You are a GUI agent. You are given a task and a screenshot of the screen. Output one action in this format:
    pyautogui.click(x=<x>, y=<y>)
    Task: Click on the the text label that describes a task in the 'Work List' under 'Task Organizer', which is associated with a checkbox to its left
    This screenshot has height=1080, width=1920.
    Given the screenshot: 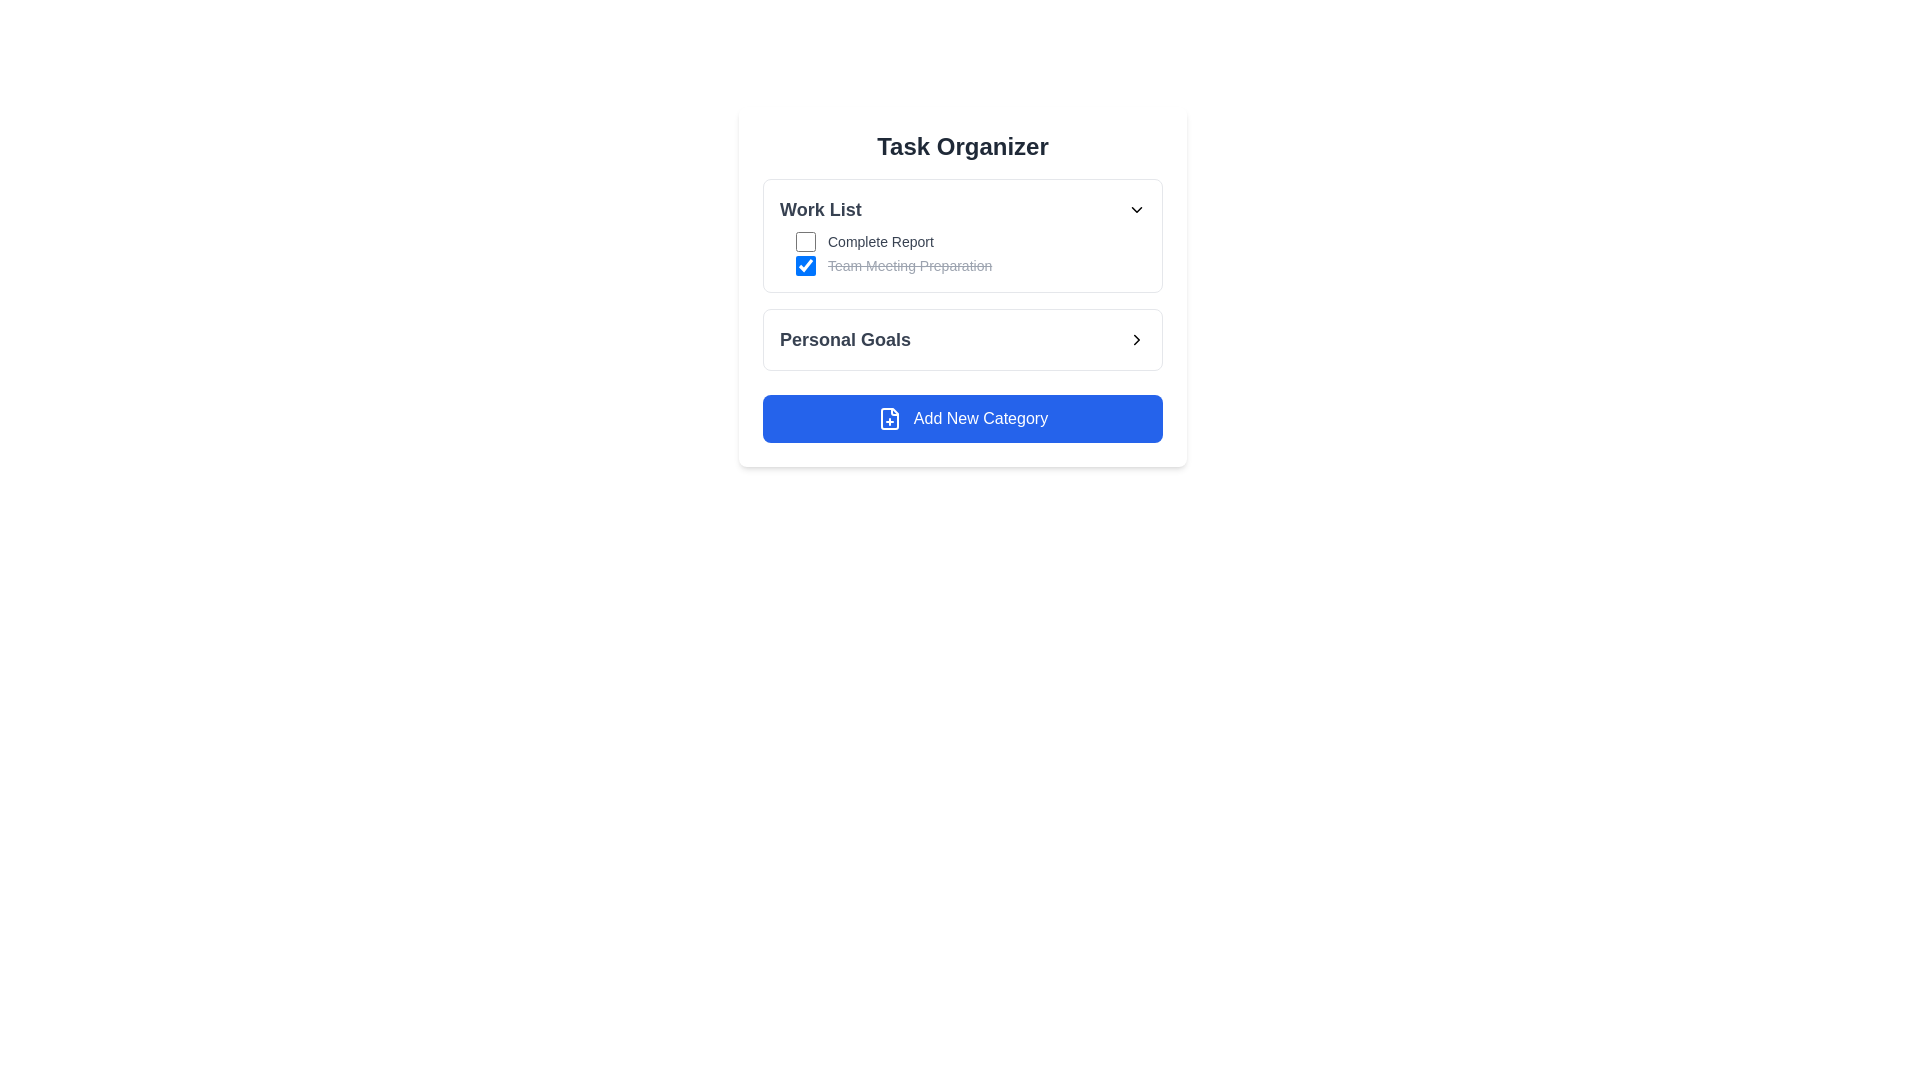 What is the action you would take?
    pyautogui.click(x=880, y=241)
    